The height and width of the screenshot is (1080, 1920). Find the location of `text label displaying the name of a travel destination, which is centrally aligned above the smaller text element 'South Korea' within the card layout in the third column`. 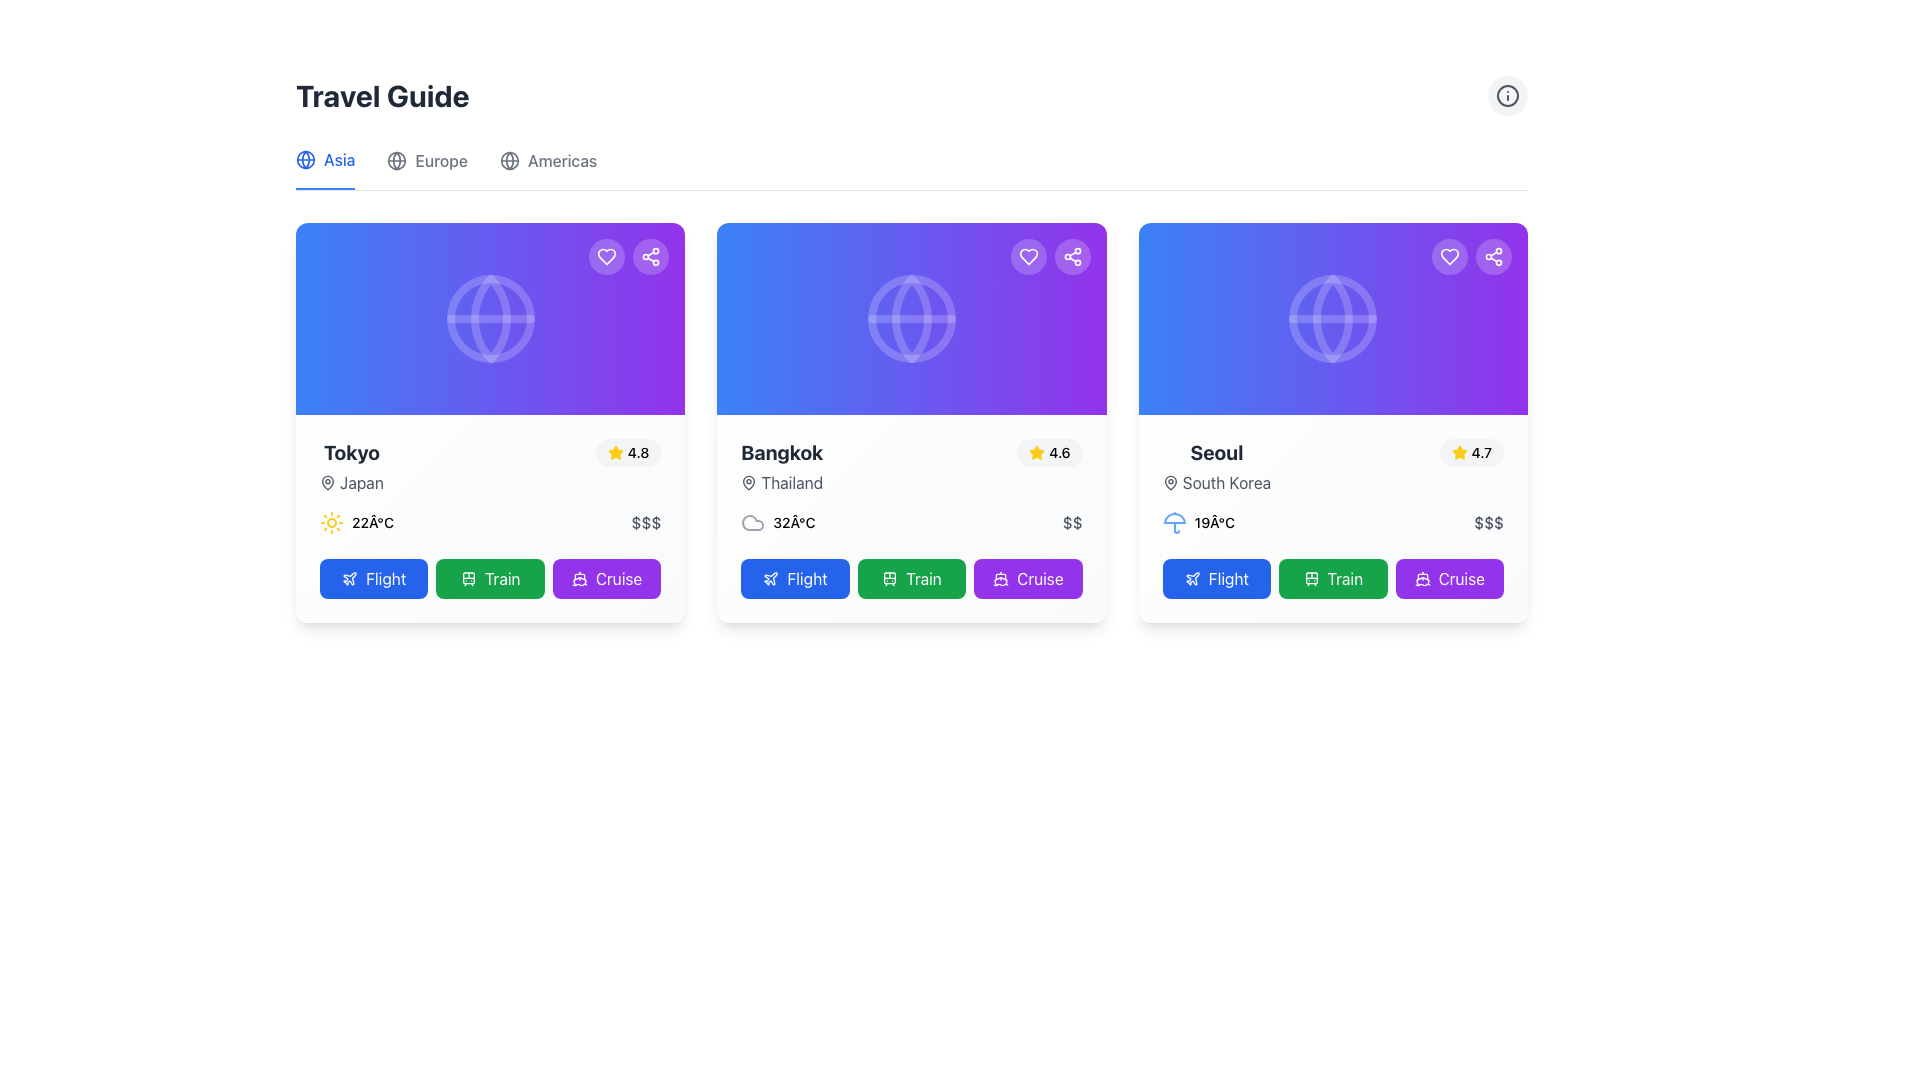

text label displaying the name of a travel destination, which is centrally aligned above the smaller text element 'South Korea' within the card layout in the third column is located at coordinates (1215, 452).